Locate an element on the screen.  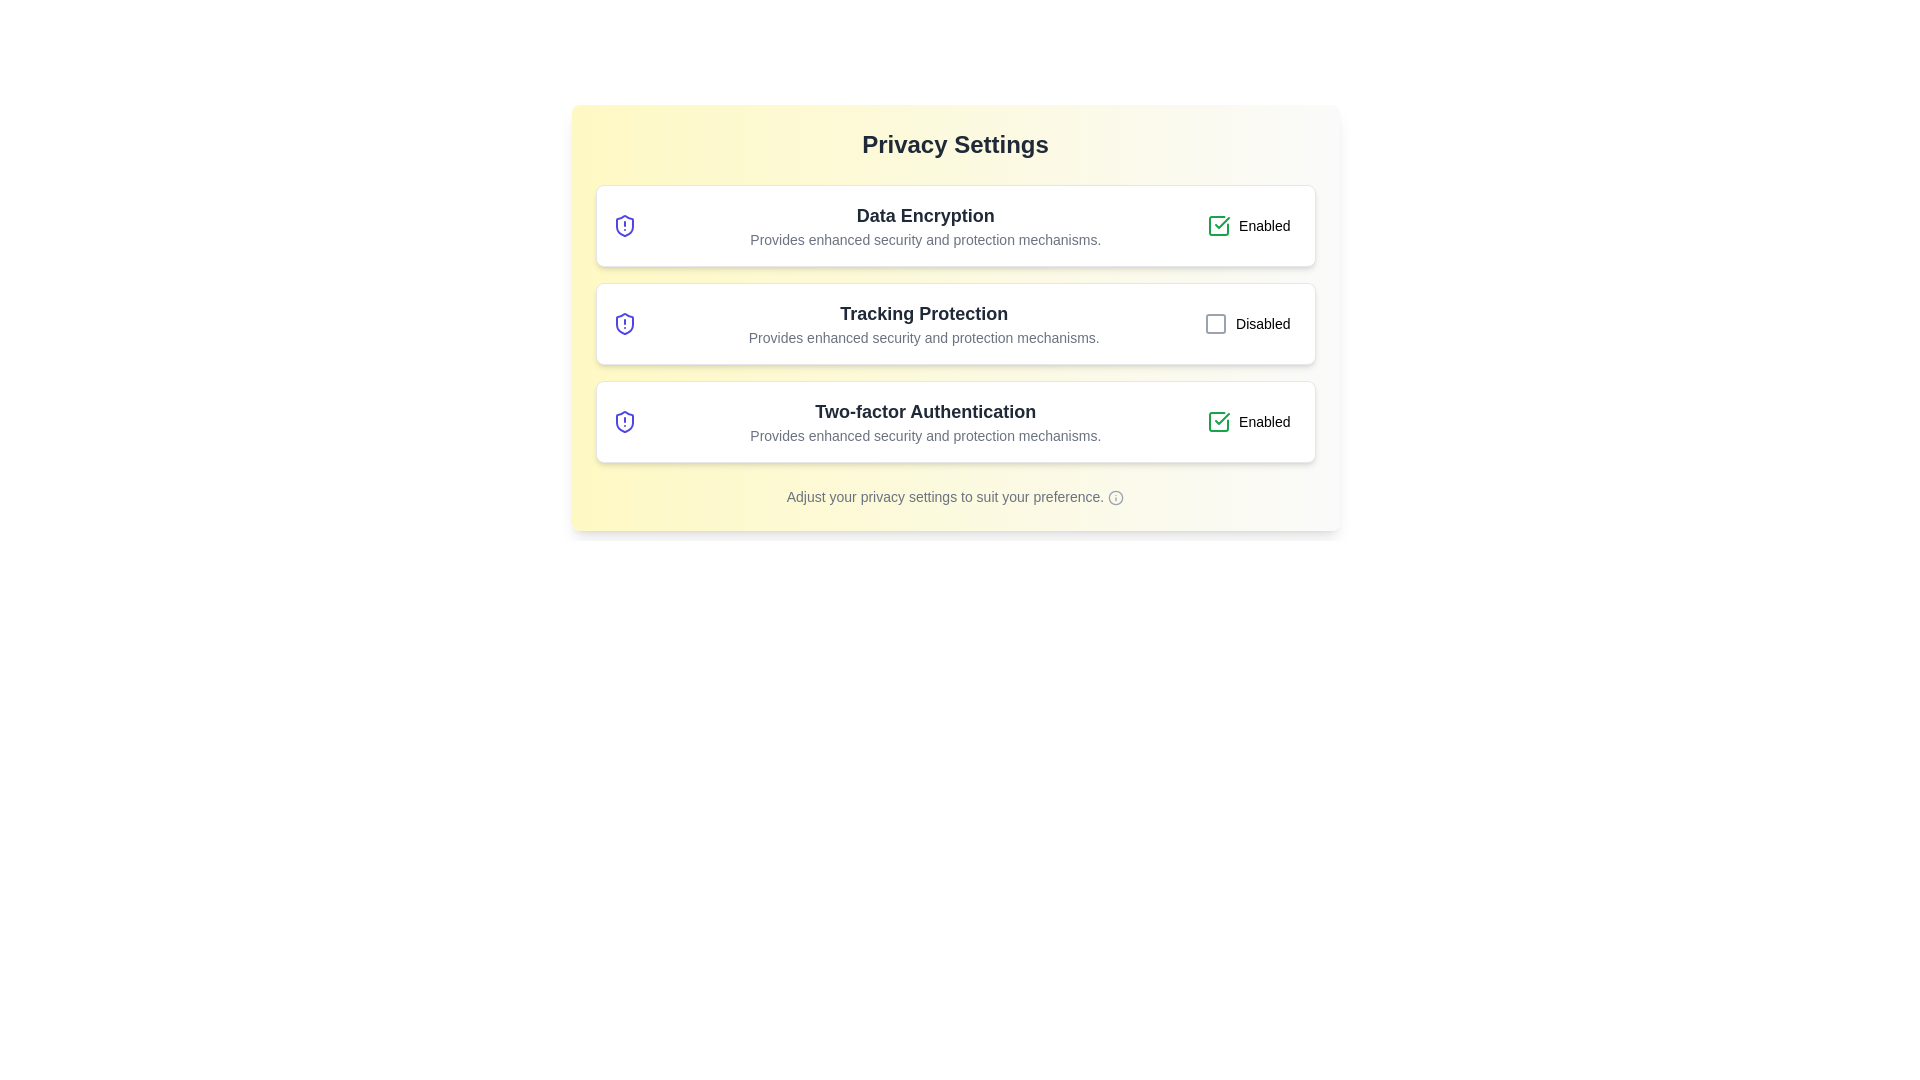
the Text Label that indicates the state of the adjacent setting toggle, which shows 'Enabled' within the 'Privacy Settings' interface is located at coordinates (1263, 225).